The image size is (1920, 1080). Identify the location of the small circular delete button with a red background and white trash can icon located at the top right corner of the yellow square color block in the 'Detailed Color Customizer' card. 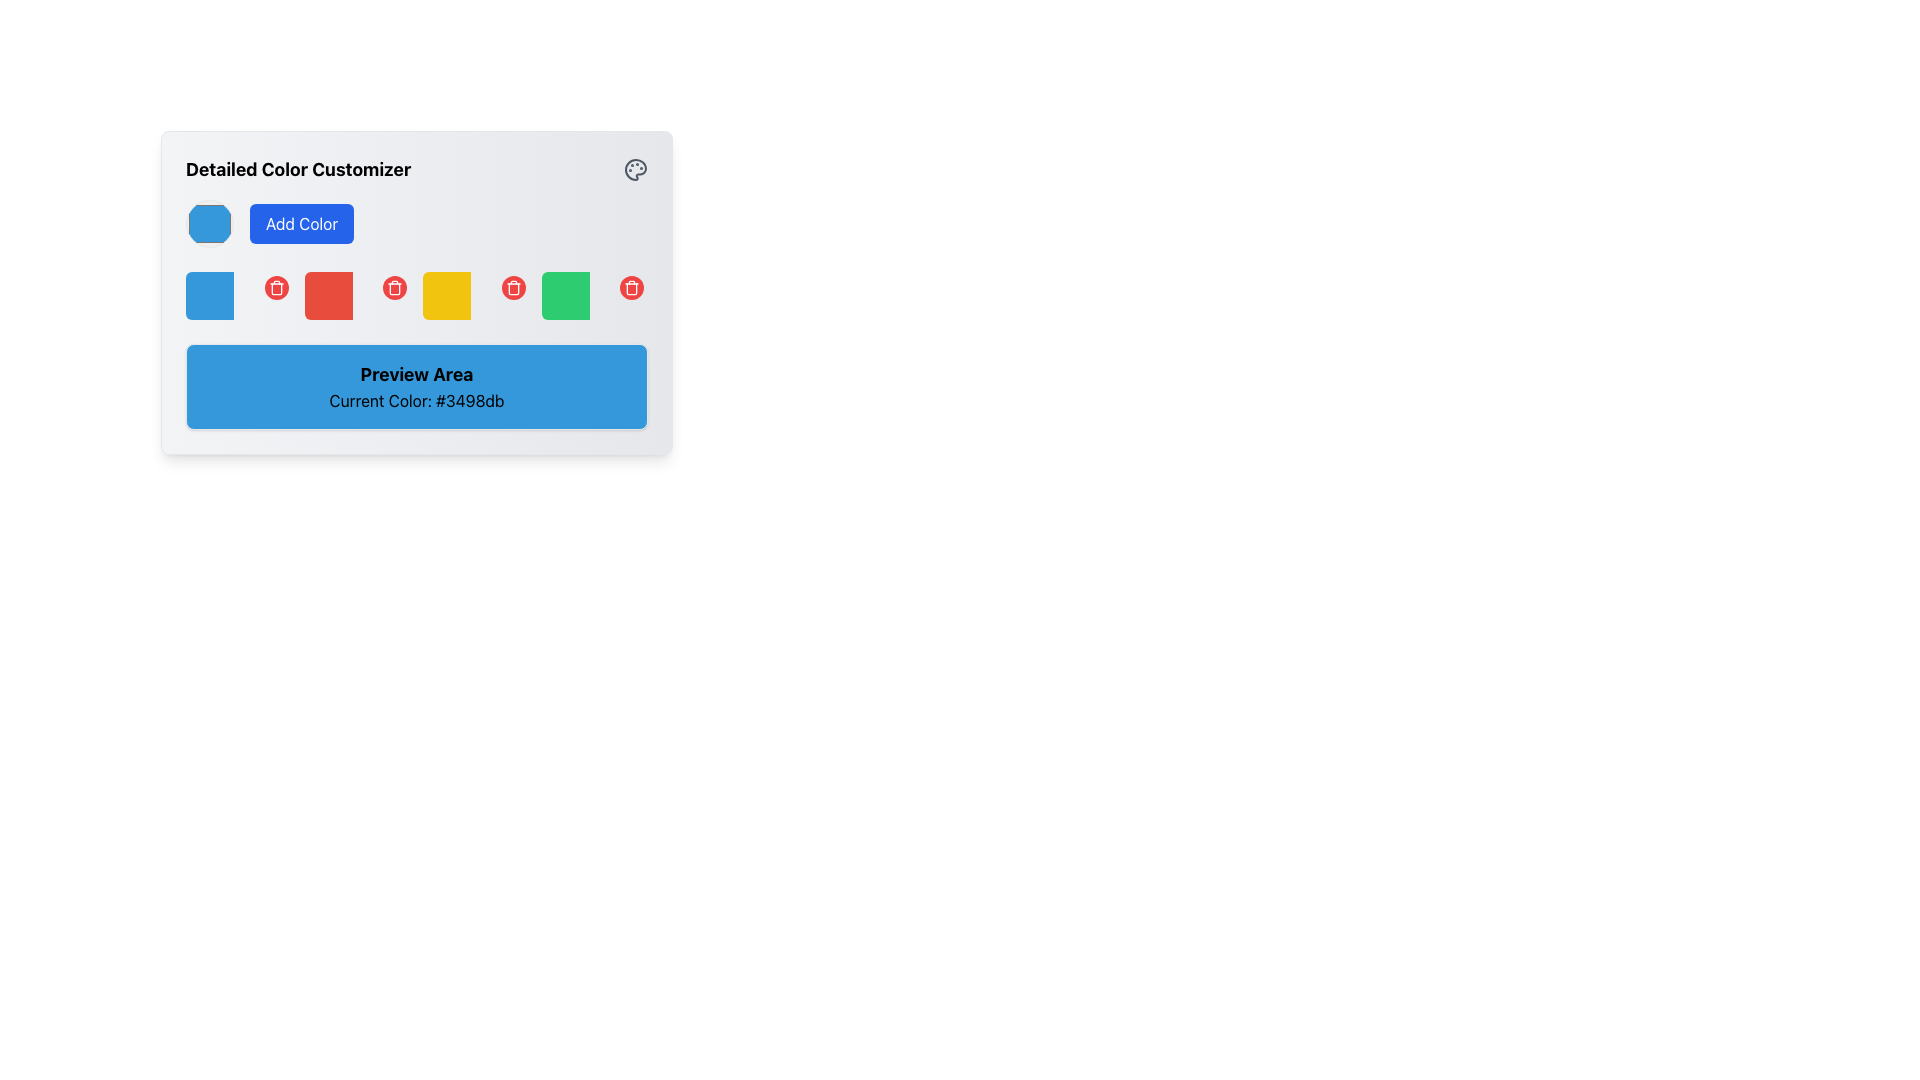
(513, 288).